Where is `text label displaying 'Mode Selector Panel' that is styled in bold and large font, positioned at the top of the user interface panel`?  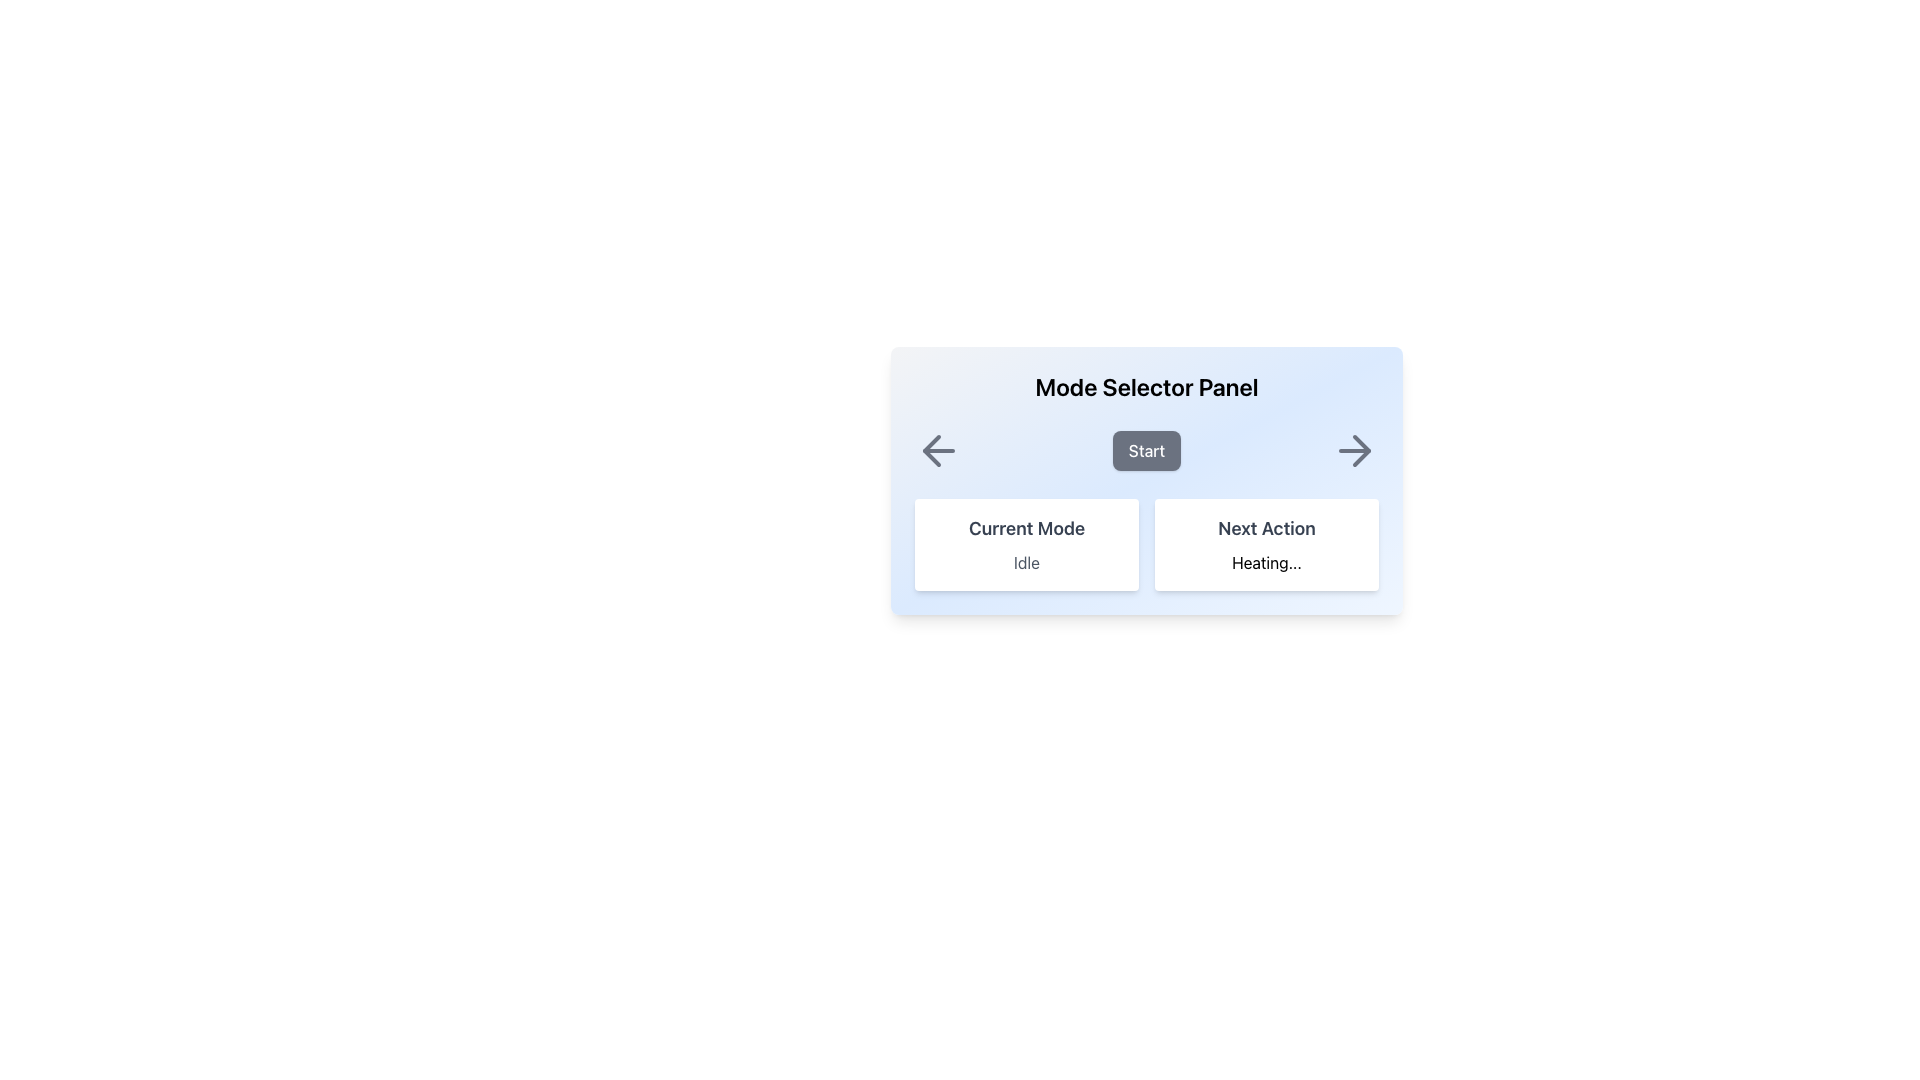 text label displaying 'Mode Selector Panel' that is styled in bold and large font, positioned at the top of the user interface panel is located at coordinates (1147, 386).